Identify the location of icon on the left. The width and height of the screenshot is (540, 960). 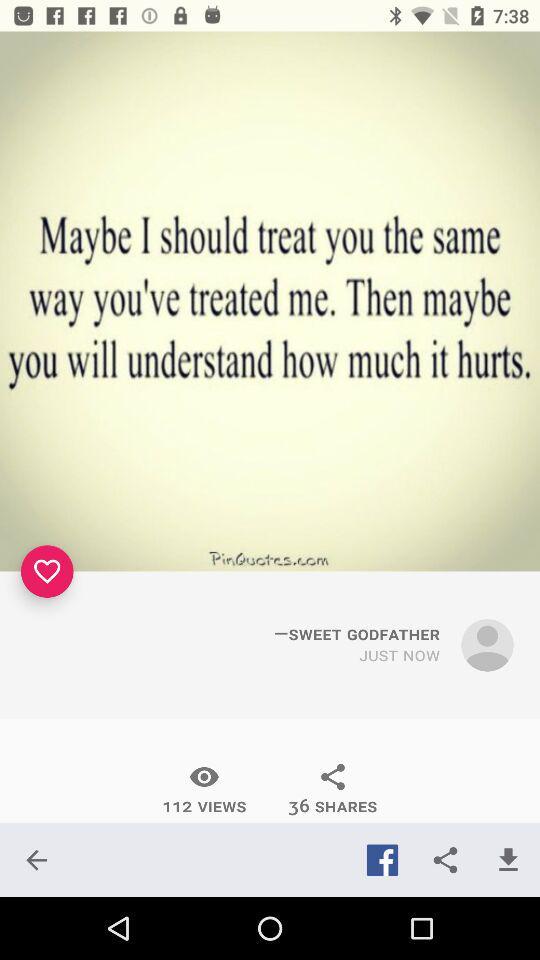
(47, 571).